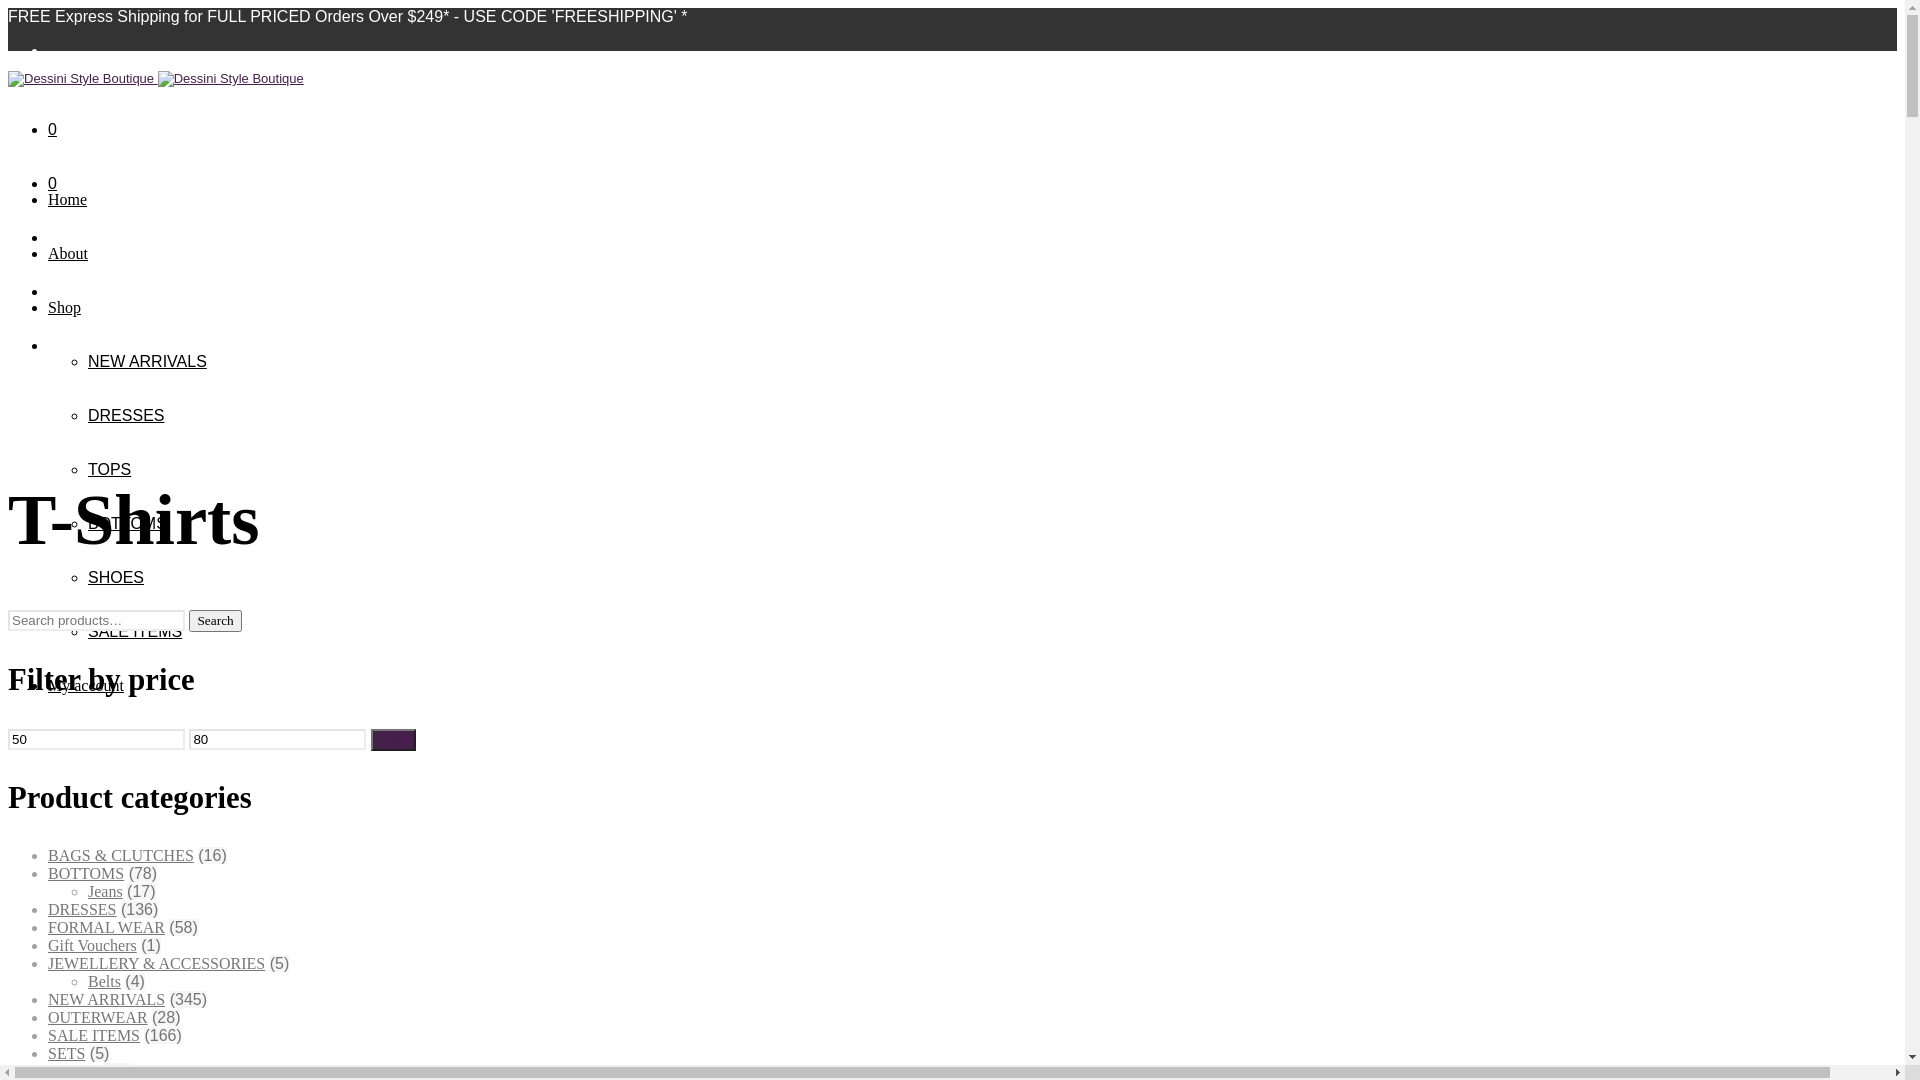 This screenshot has height=1080, width=1920. What do you see at coordinates (85, 872) in the screenshot?
I see `'BOTTOMS'` at bounding box center [85, 872].